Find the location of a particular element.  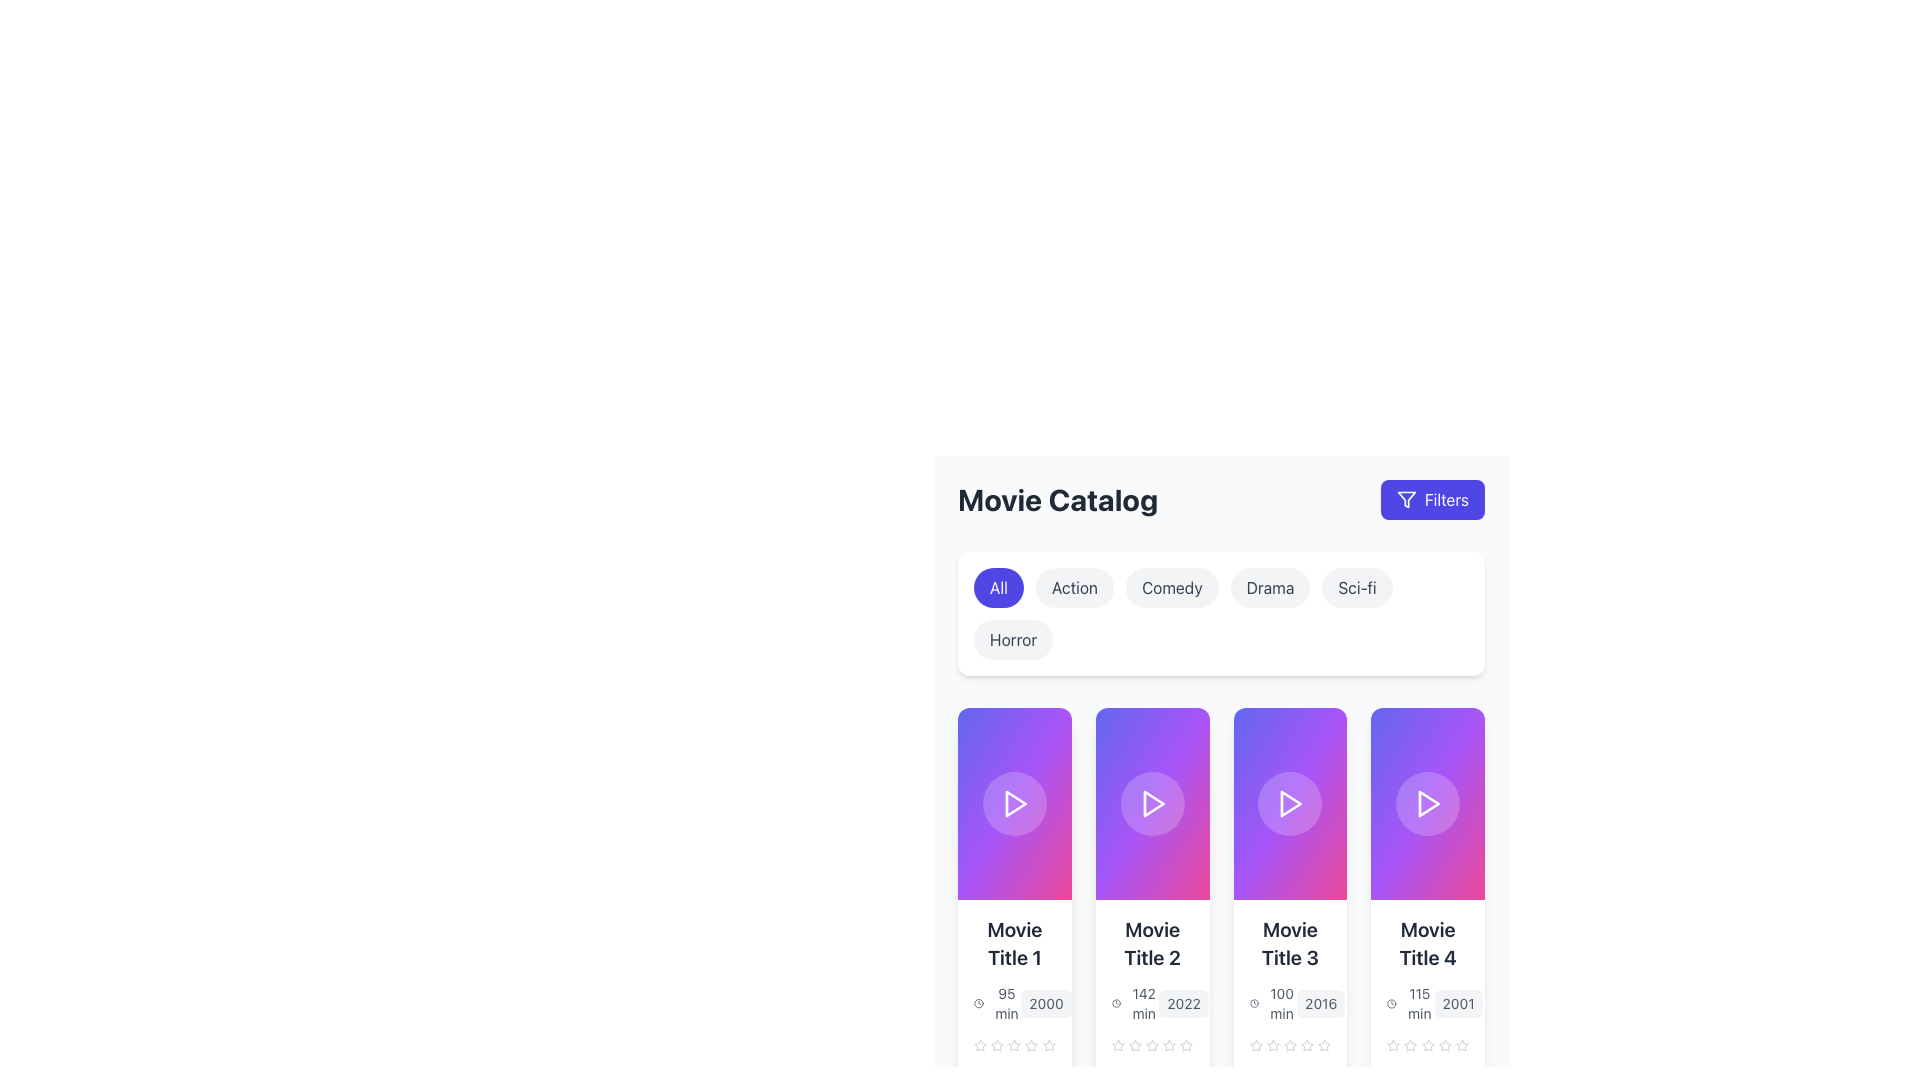

the first Rating Star Icon in the row of five stars at the bottom of the fourth card titled 'Movie Title 4' is located at coordinates (1445, 1044).